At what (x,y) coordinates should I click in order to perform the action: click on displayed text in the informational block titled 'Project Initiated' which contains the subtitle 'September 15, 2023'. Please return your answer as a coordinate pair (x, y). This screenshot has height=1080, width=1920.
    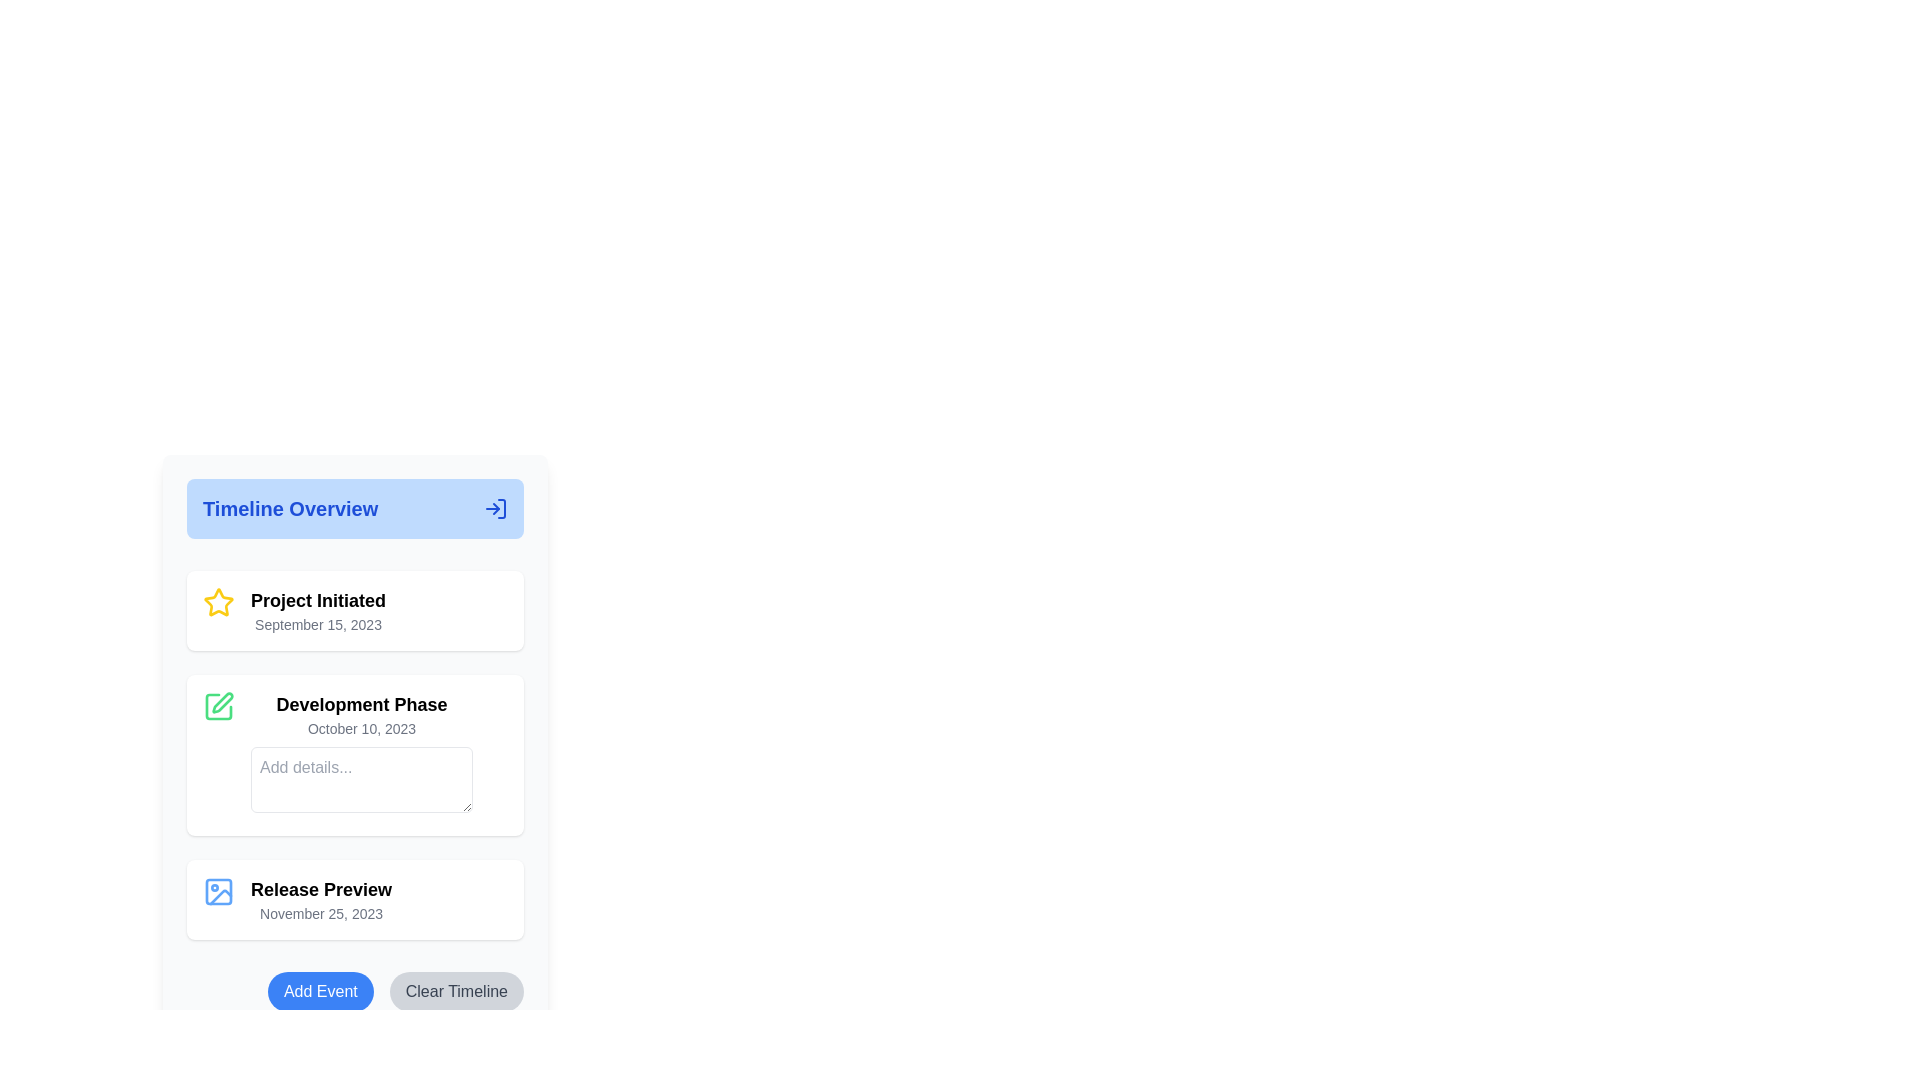
    Looking at the image, I should click on (317, 609).